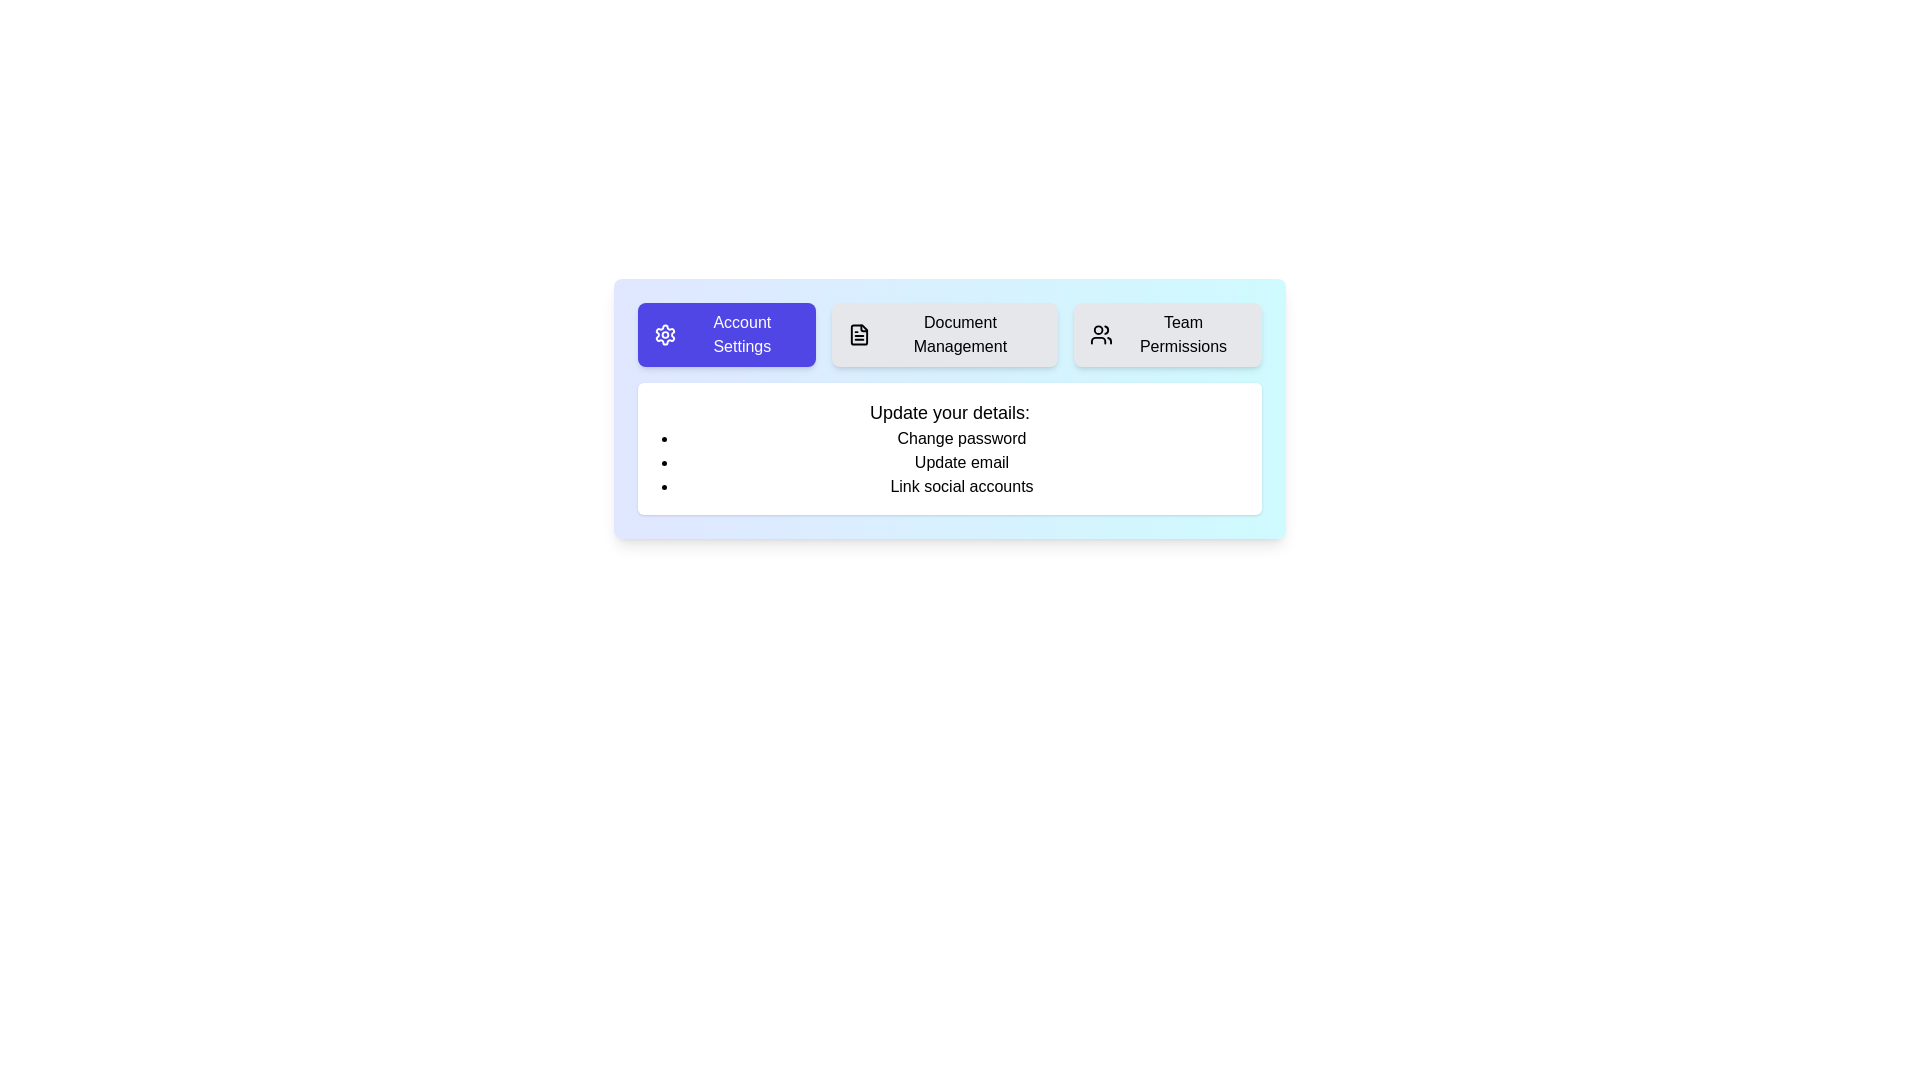 The width and height of the screenshot is (1920, 1080). What do you see at coordinates (960, 334) in the screenshot?
I see `the 'Document Management' text label, which is the second item in the navigation group between 'Account Settings' and 'Team Permissions'` at bounding box center [960, 334].